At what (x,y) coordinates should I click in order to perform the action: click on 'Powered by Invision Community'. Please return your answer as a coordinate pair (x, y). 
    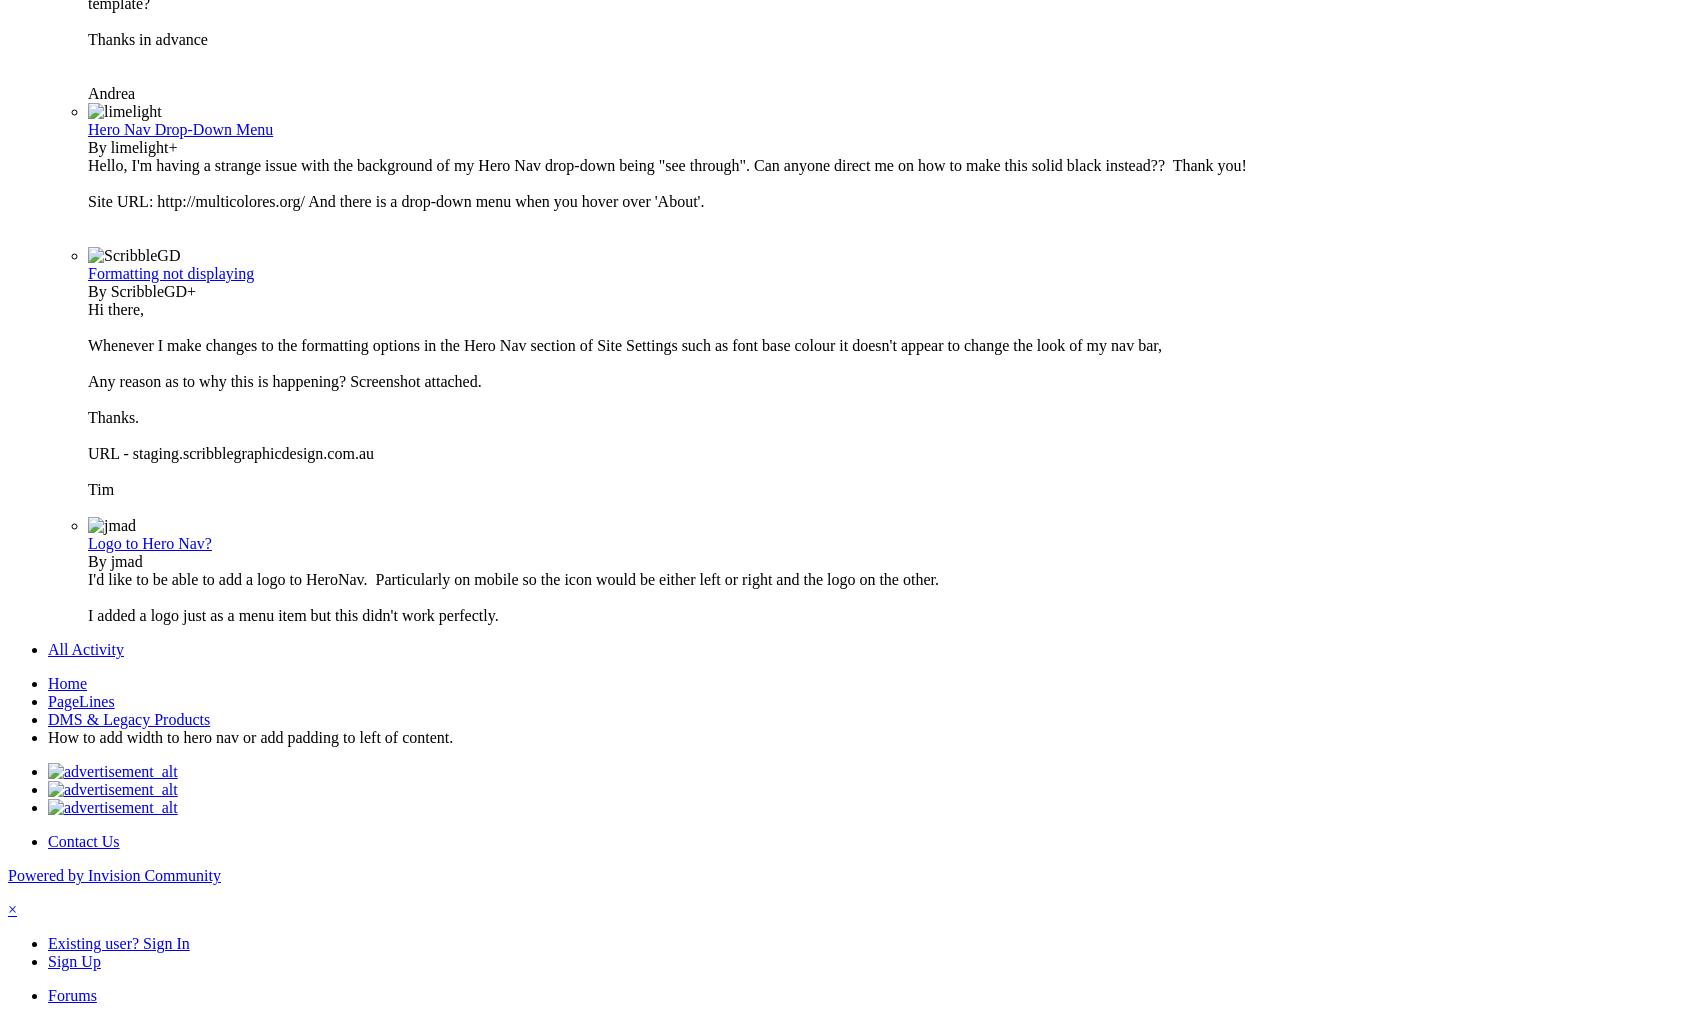
    Looking at the image, I should click on (114, 874).